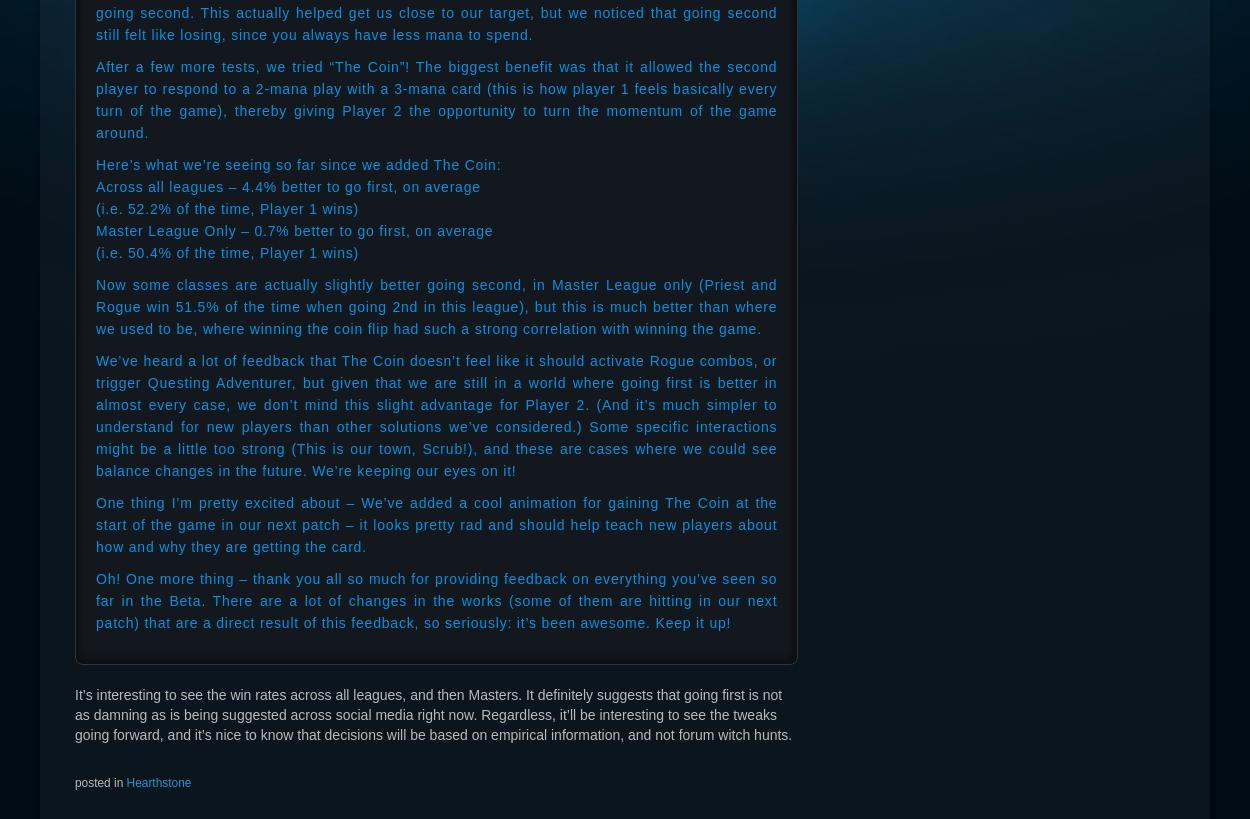 The image size is (1250, 819). I want to click on '(i.e. 52.2% of the time, Player 1 wins)', so click(226, 209).